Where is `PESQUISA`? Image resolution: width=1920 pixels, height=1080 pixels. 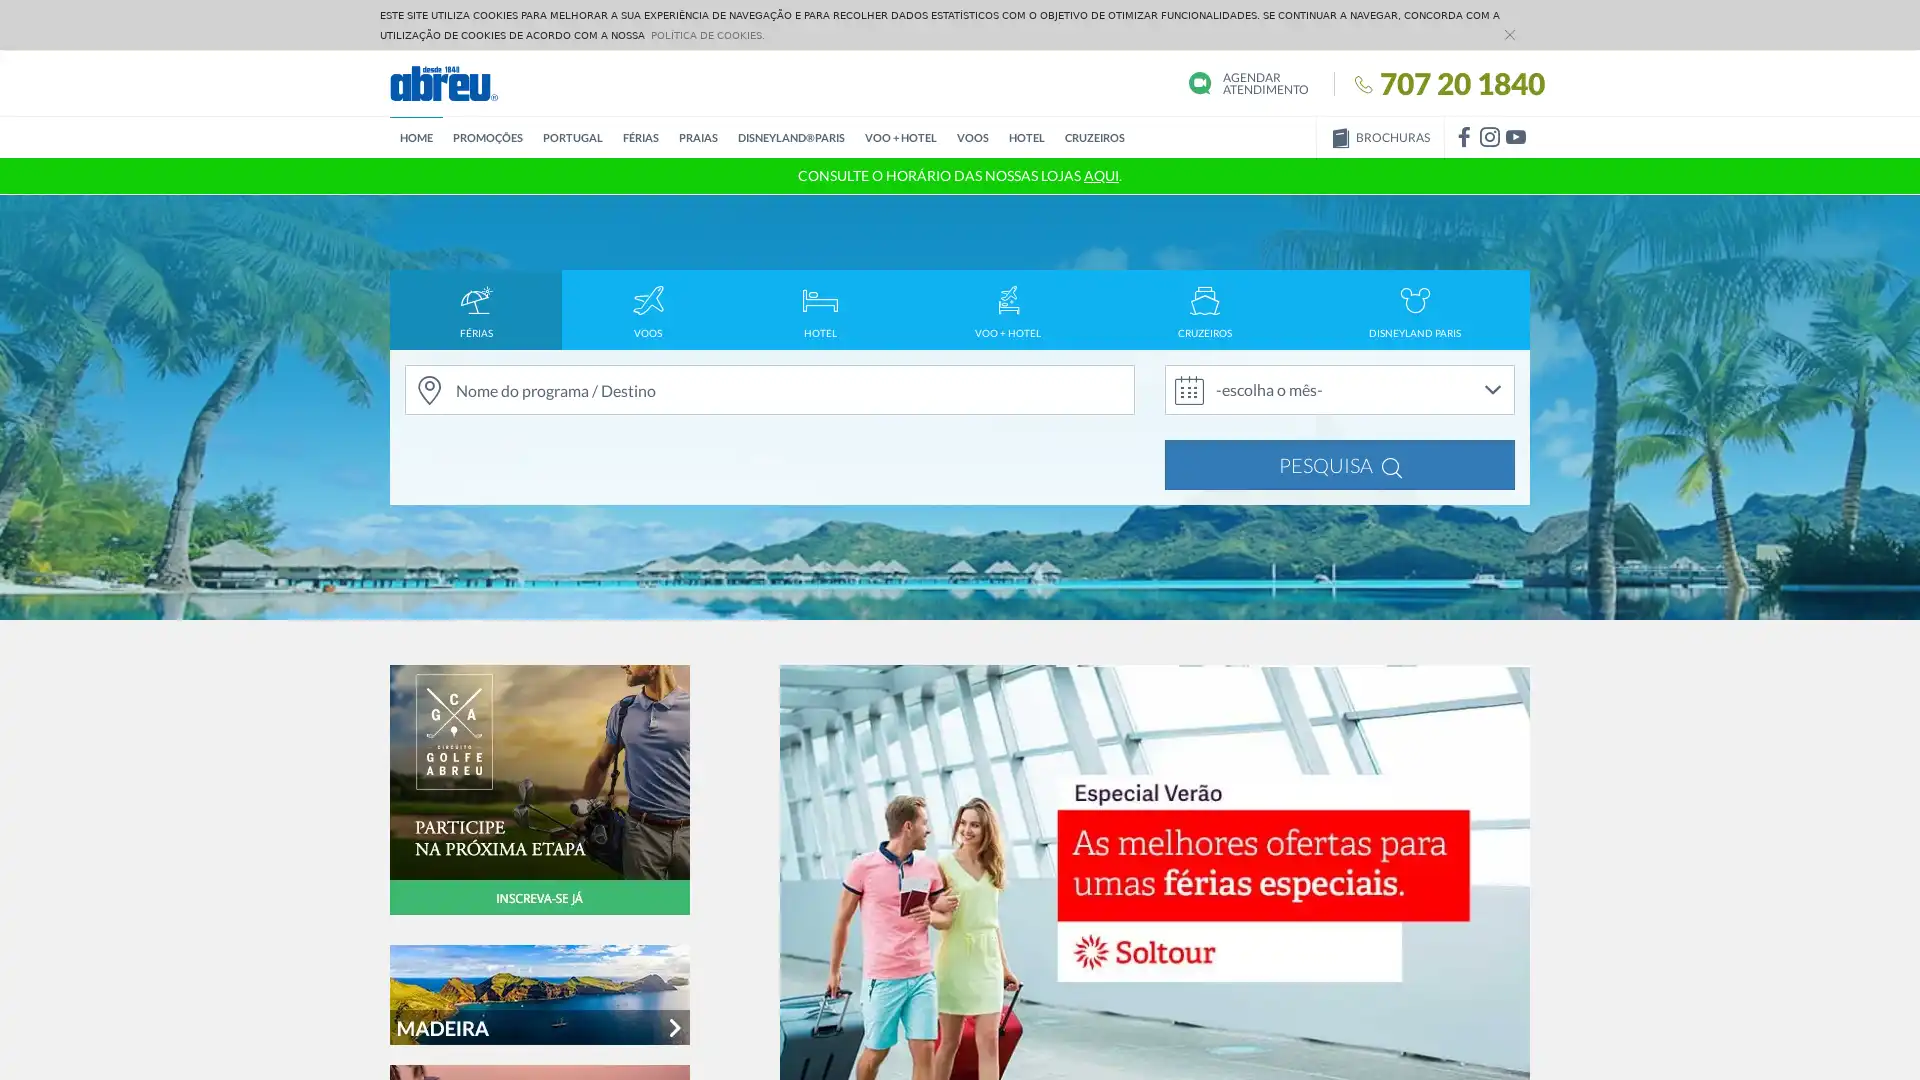 PESQUISA is located at coordinates (1339, 465).